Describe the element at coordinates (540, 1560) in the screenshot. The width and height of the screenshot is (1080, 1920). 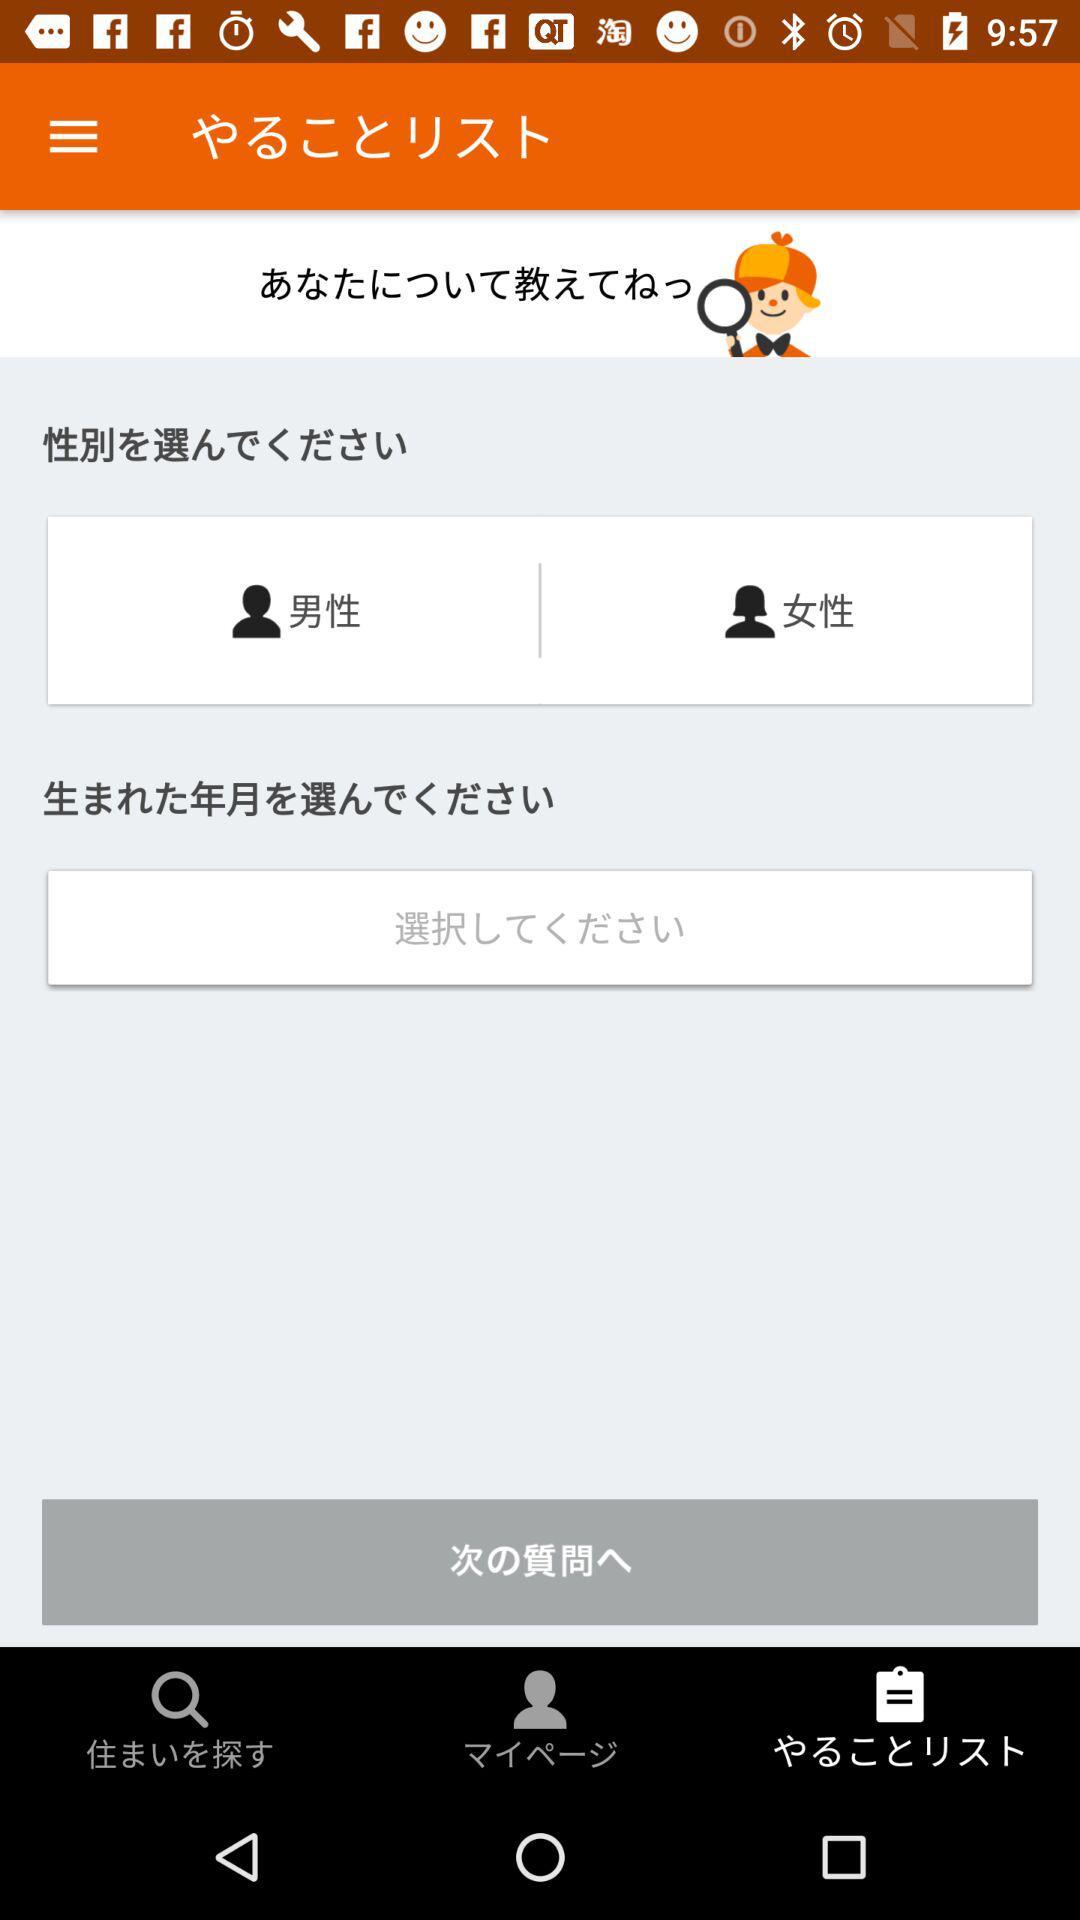
I see `the text which is just above the search icon` at that location.